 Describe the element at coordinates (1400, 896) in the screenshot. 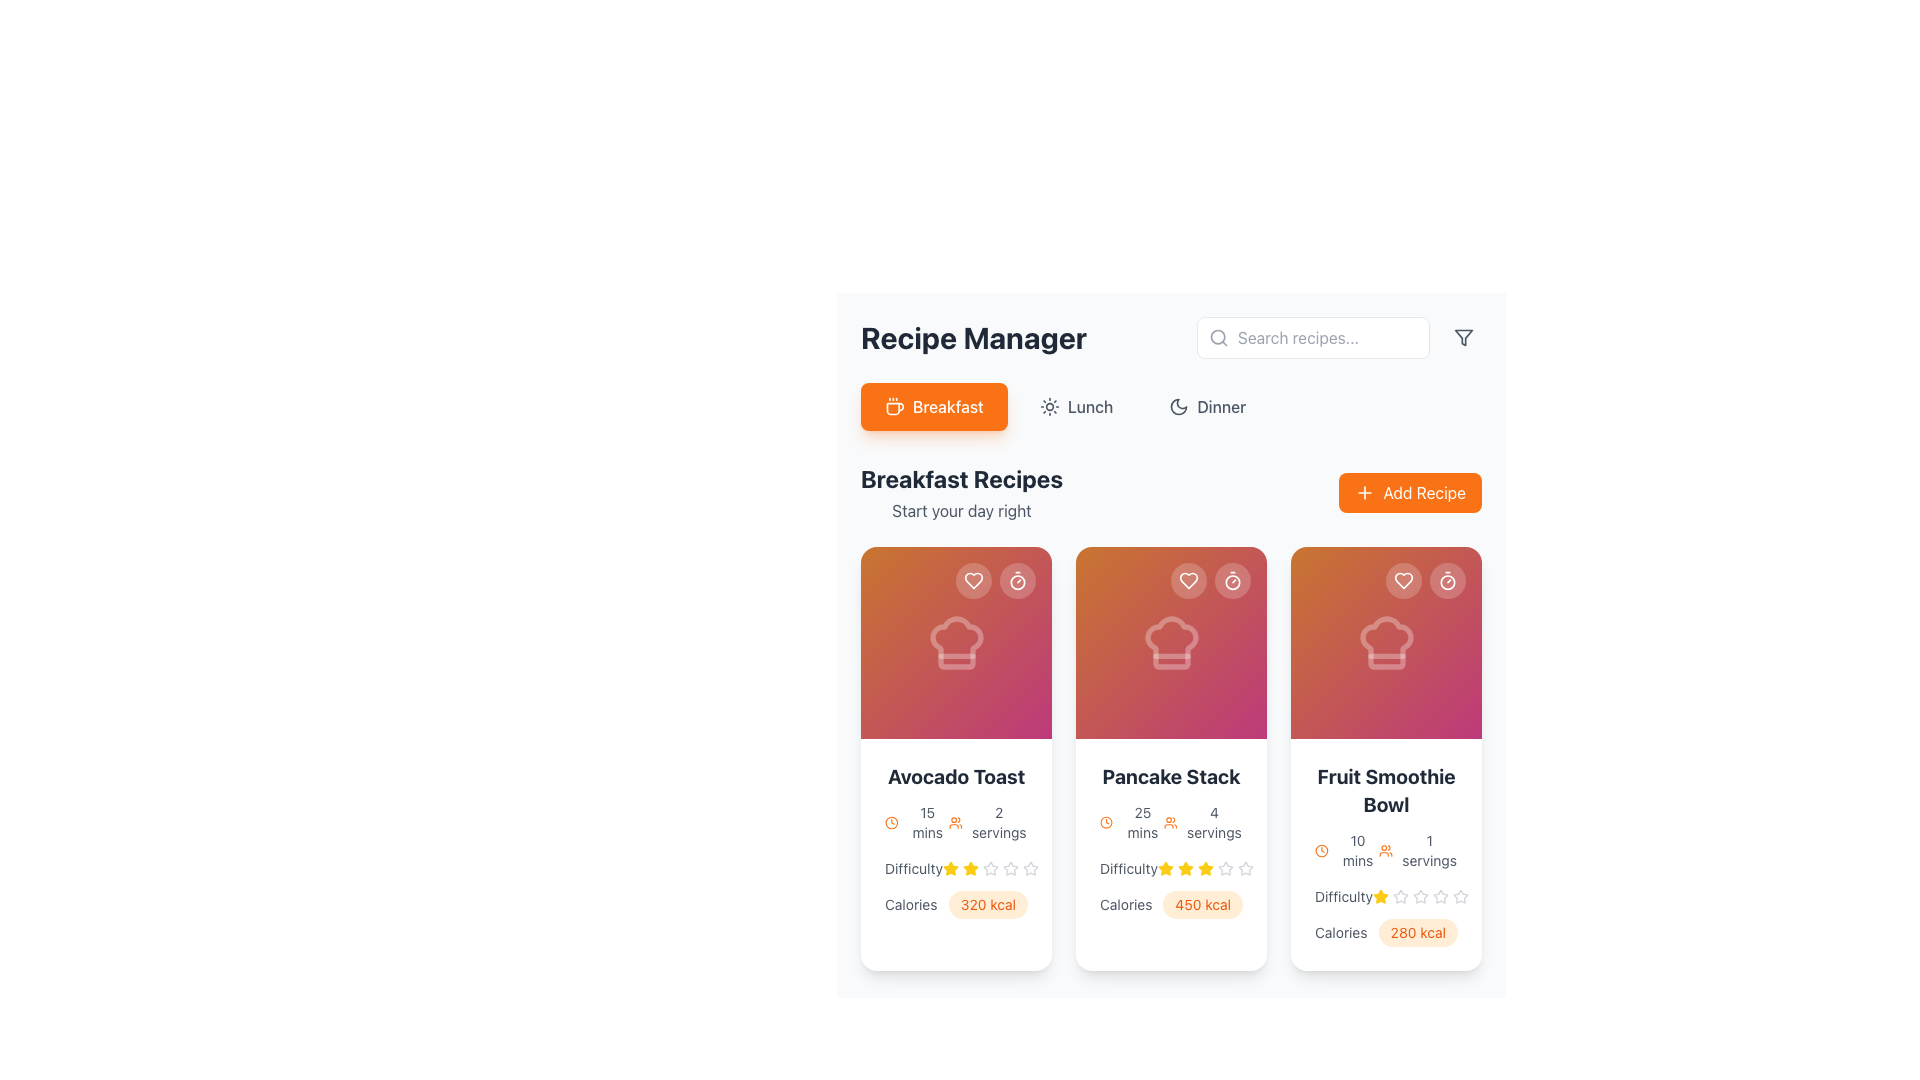

I see `the third star icon in the difficulty rating section of the 'Fruit Smoothie Bowl' recipe card, which is visually gray and part of a sequence of five identical icons` at that location.